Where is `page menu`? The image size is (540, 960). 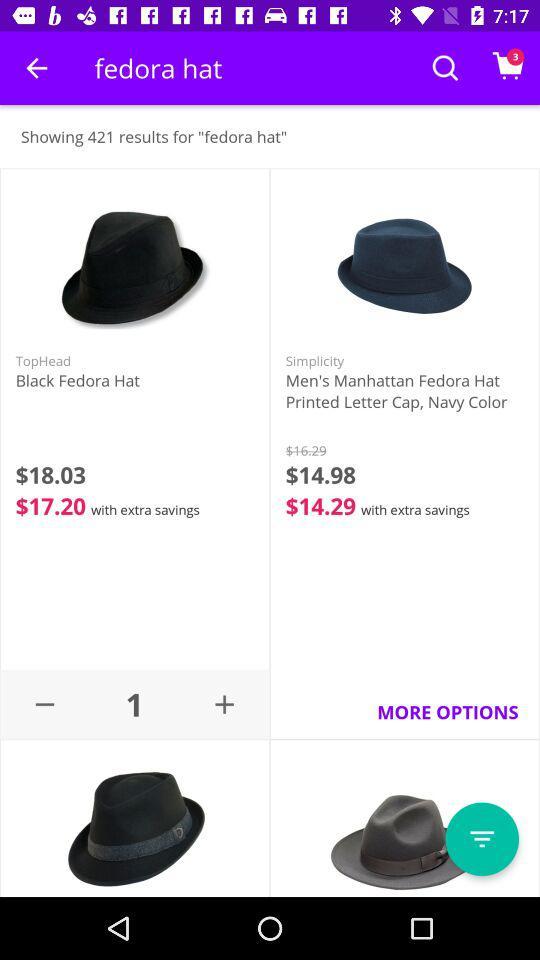
page menu is located at coordinates (481, 839).